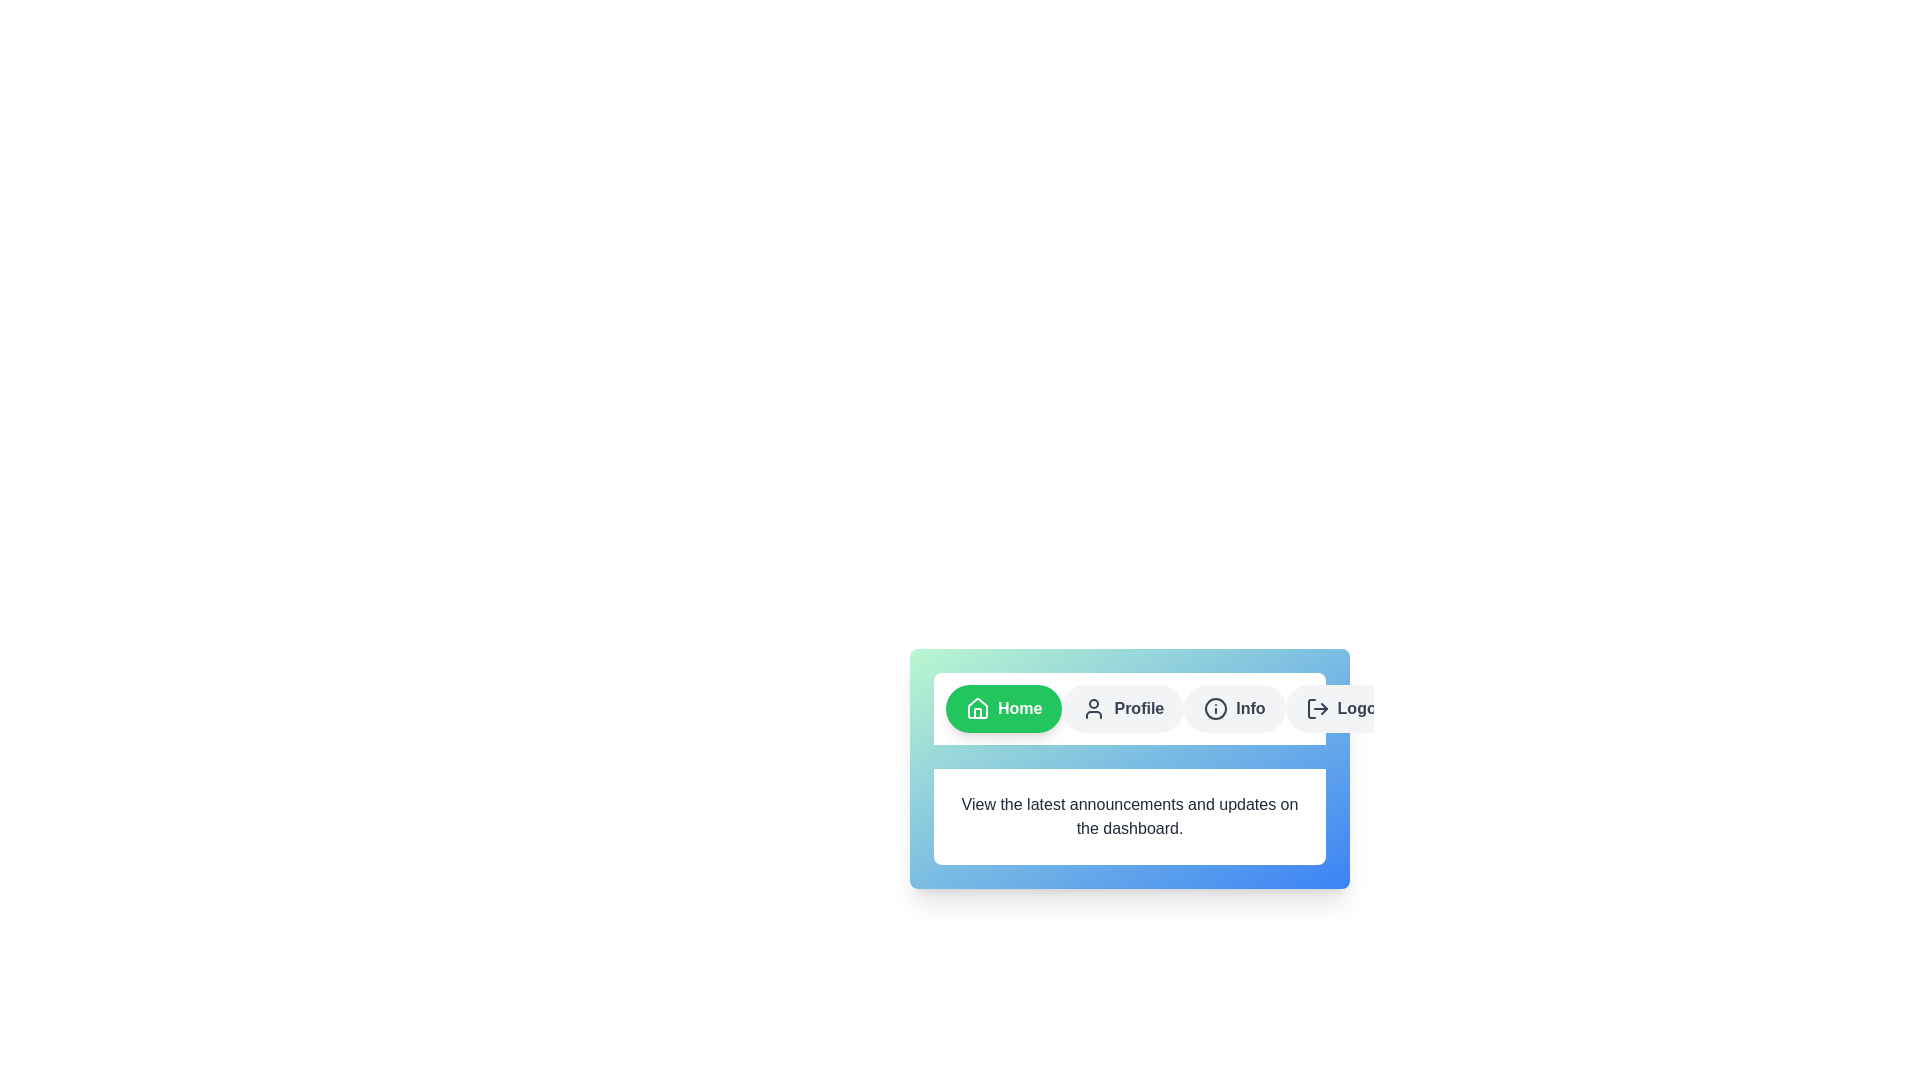 The image size is (1920, 1080). Describe the element at coordinates (1129, 817) in the screenshot. I see `the informational text block that announces updates or announcements related to the dashboard, located below the navigation bar` at that location.